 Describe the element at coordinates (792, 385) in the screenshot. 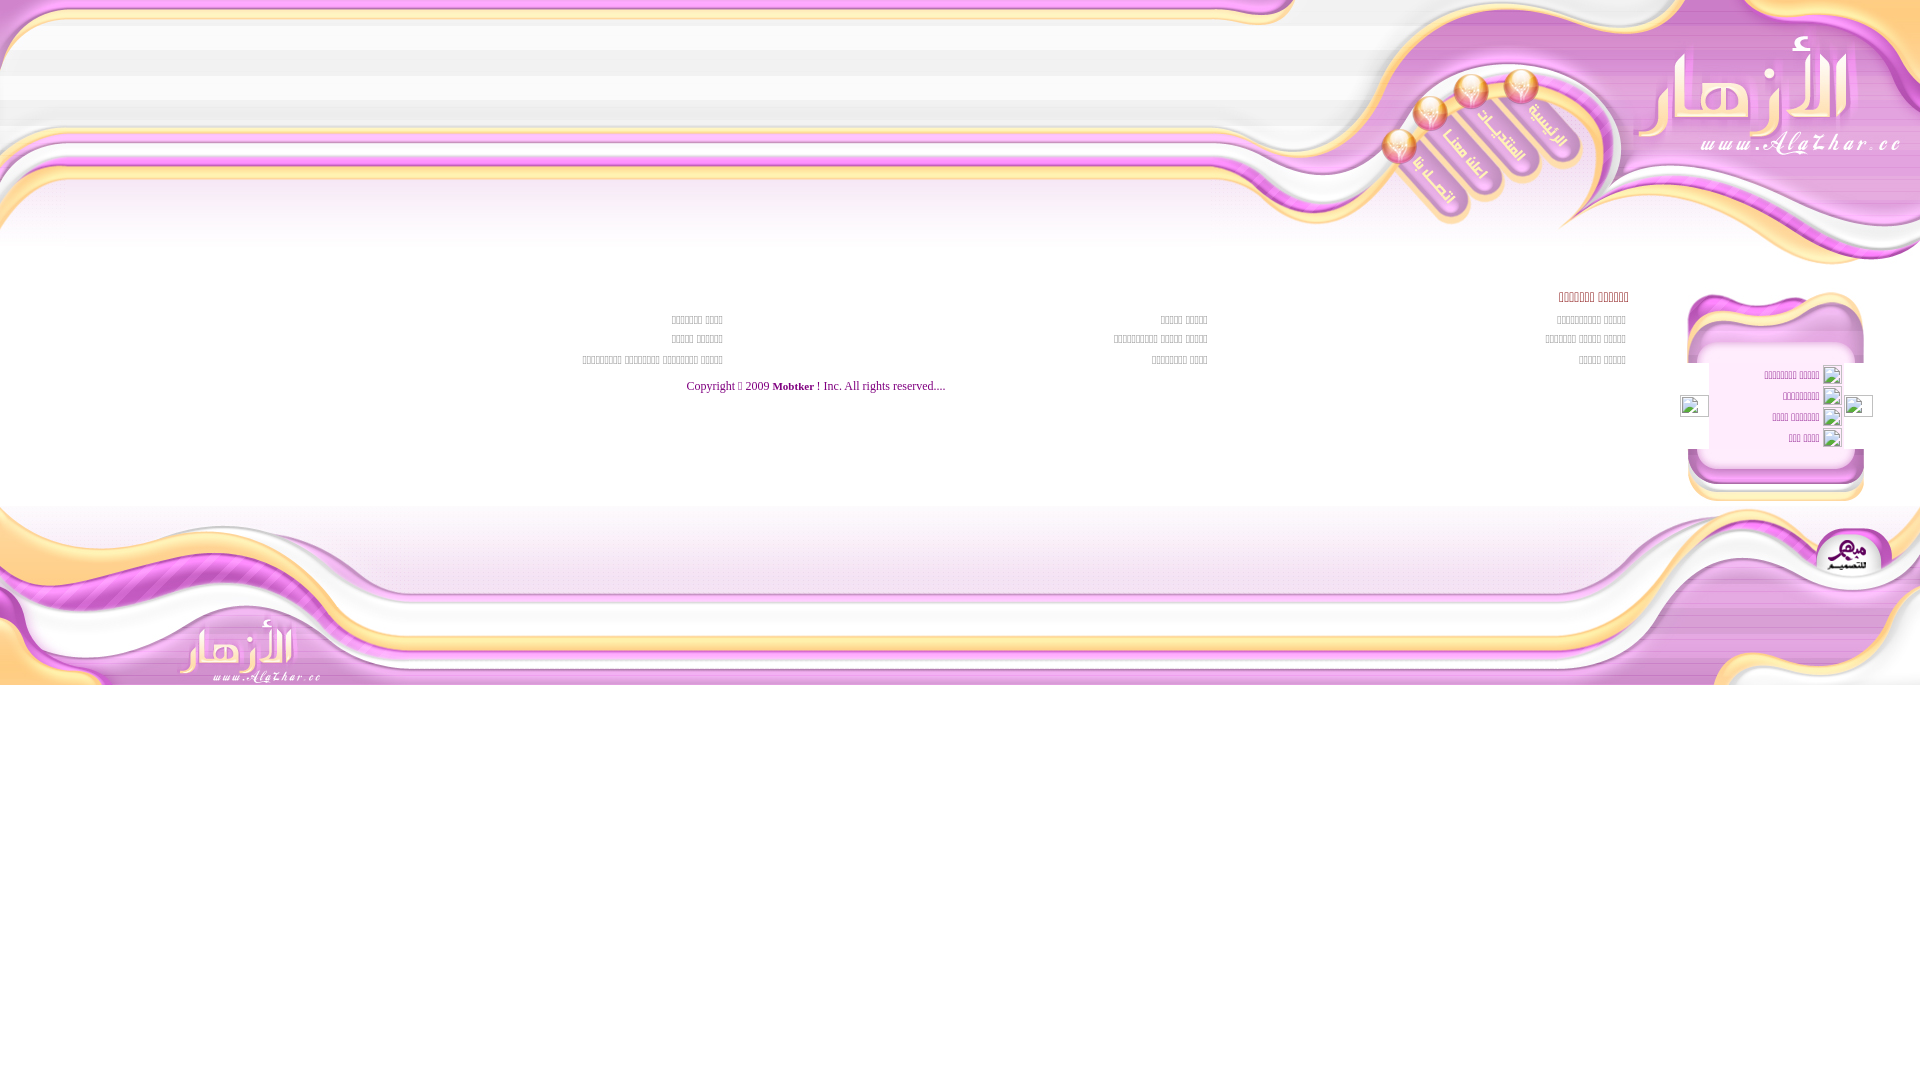

I see `'Mobtker'` at that location.